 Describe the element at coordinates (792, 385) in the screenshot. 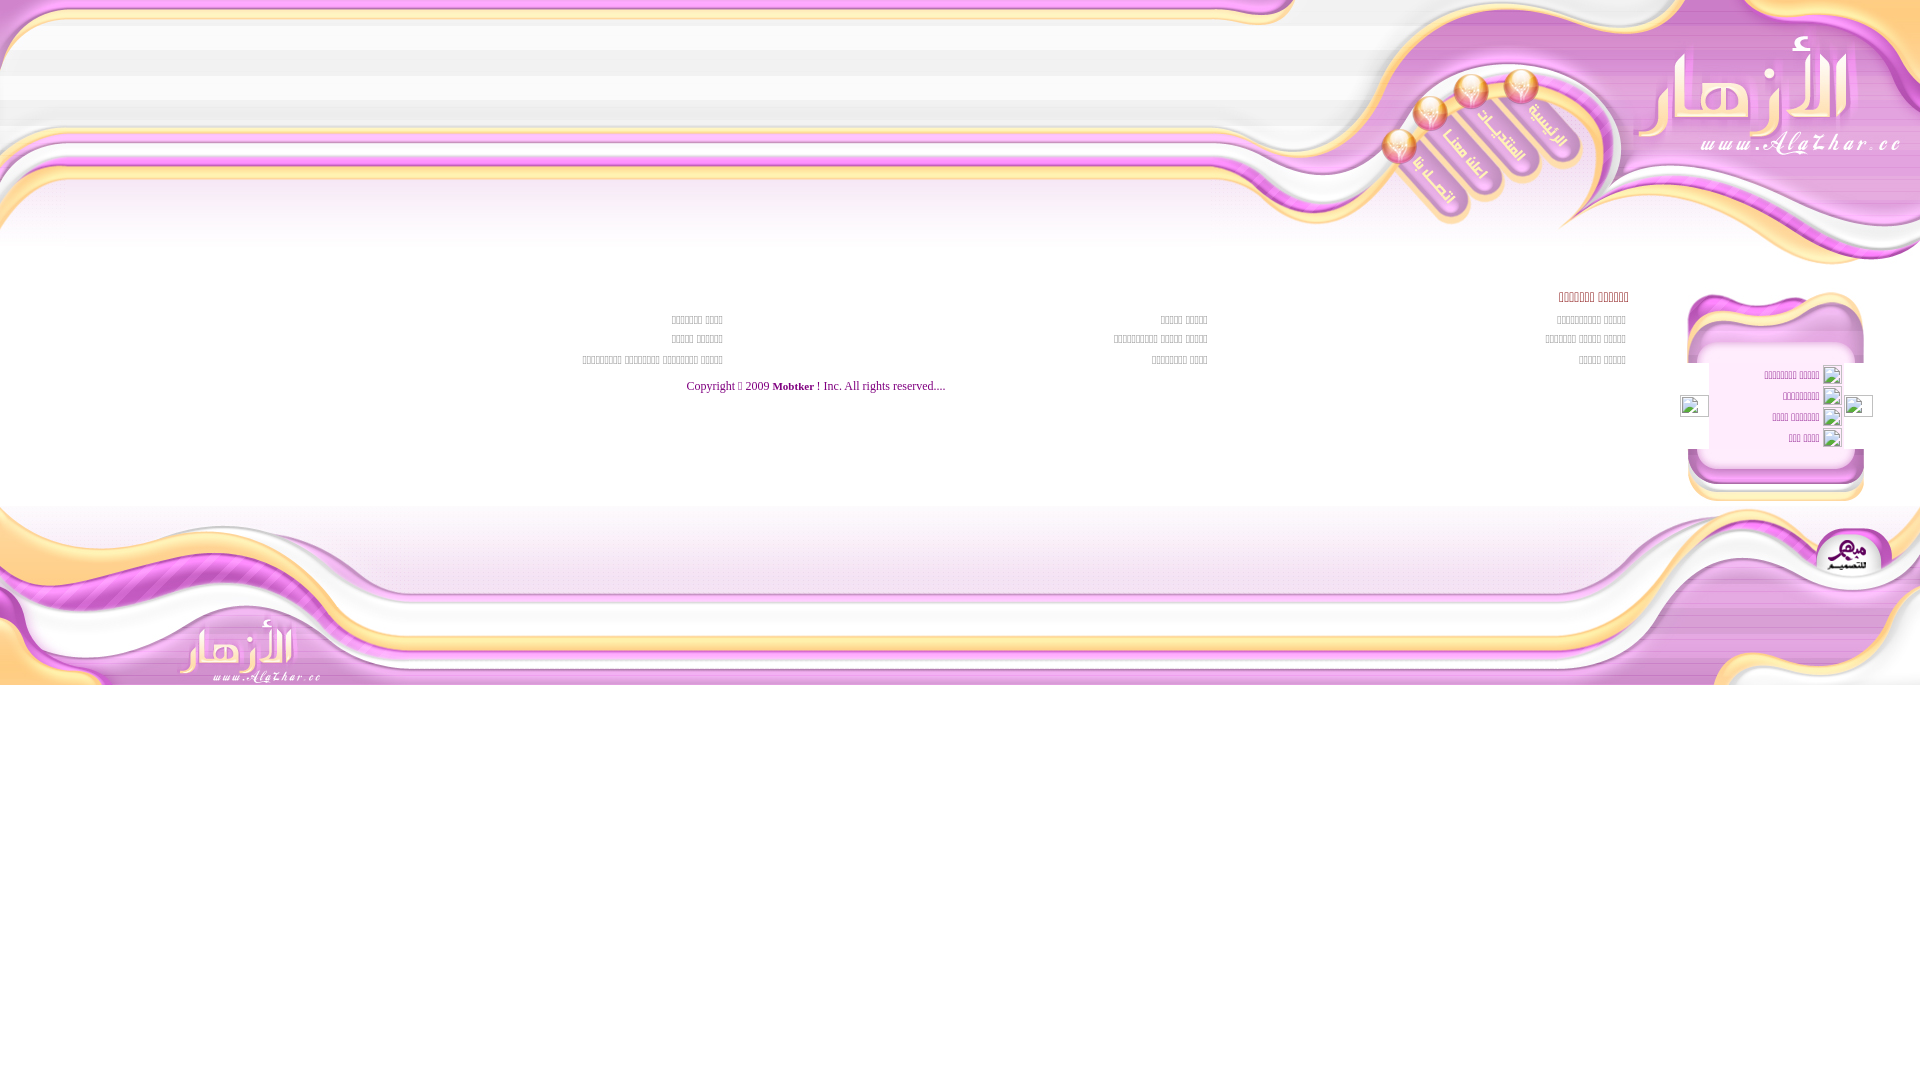

I see `'Mobtker'` at that location.